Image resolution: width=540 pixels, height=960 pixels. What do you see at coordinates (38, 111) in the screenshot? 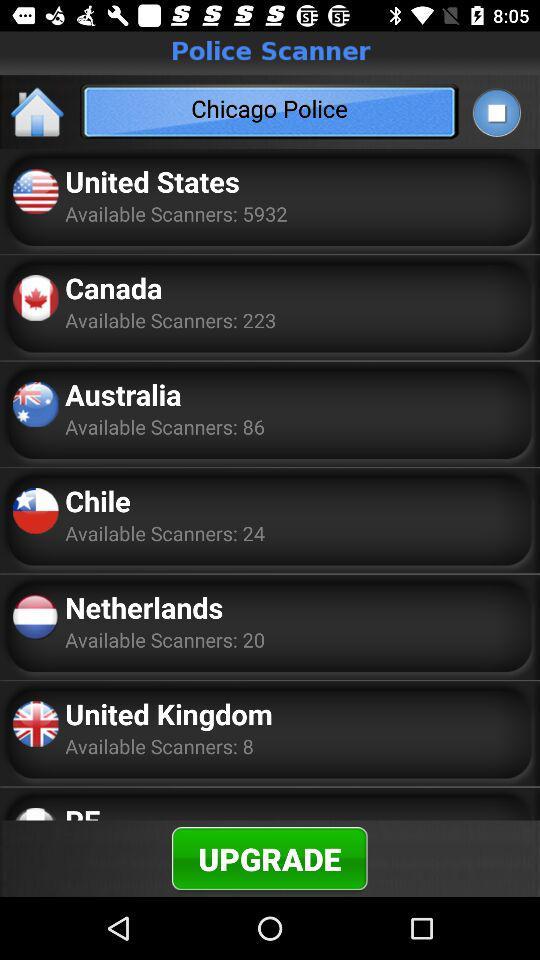
I see `home button` at bounding box center [38, 111].